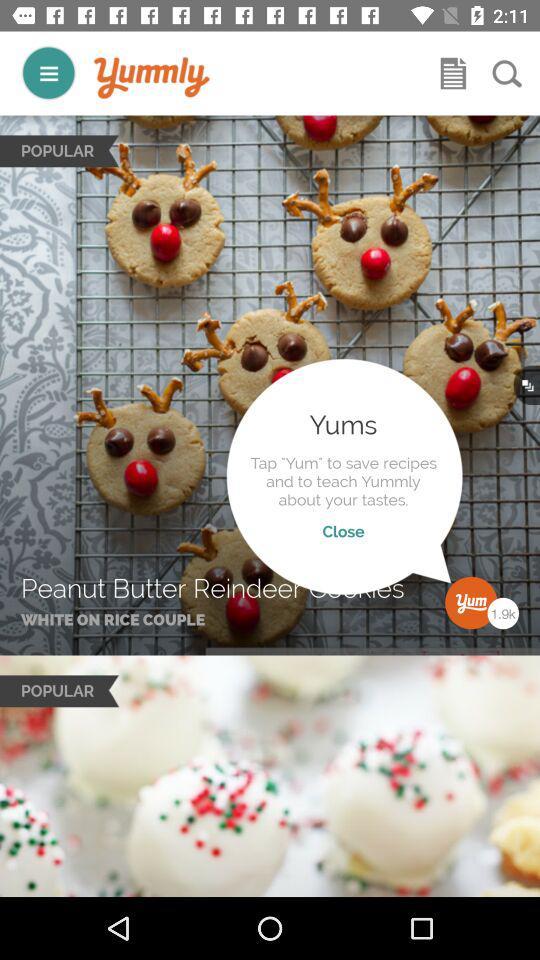 The height and width of the screenshot is (960, 540). What do you see at coordinates (151, 78) in the screenshot?
I see `looks like baked cookies with a funny cartoon face and it 's yummy if you cook` at bounding box center [151, 78].